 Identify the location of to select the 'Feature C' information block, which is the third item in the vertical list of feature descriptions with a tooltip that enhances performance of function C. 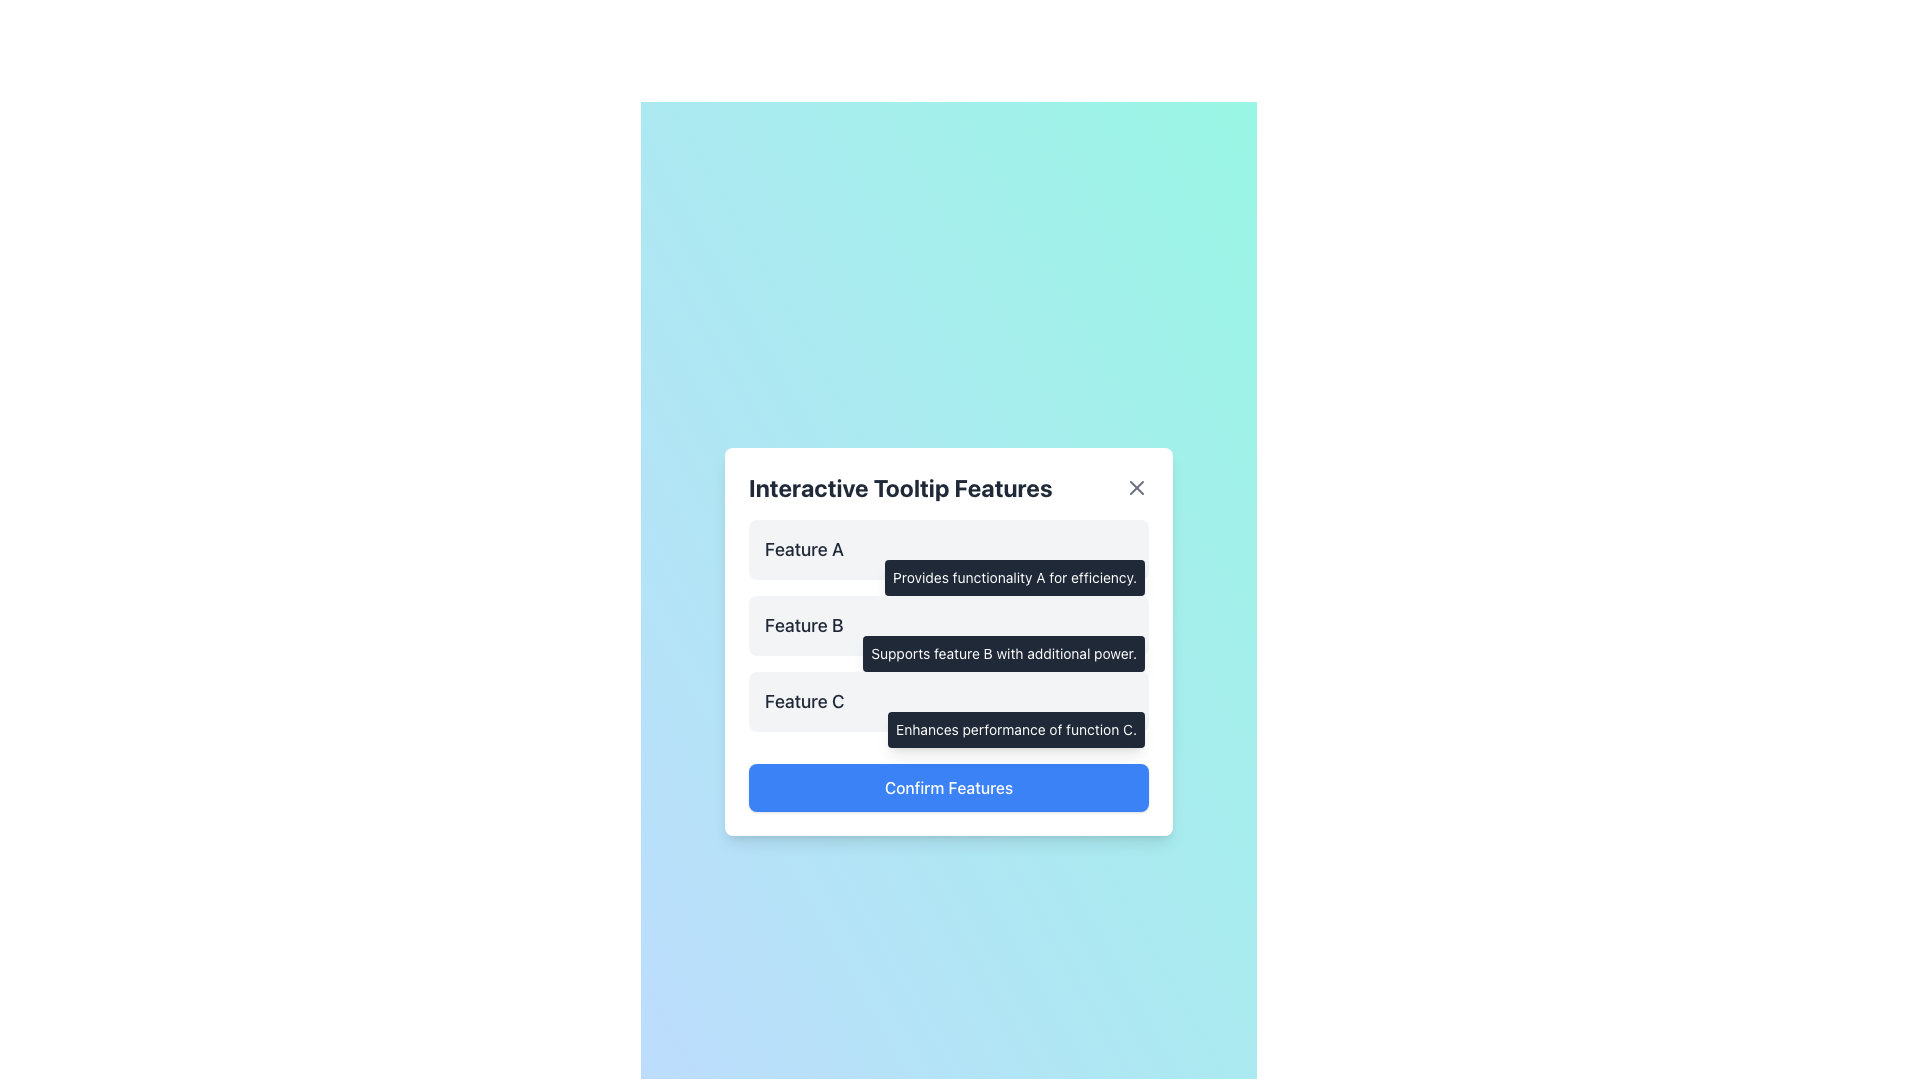
(948, 701).